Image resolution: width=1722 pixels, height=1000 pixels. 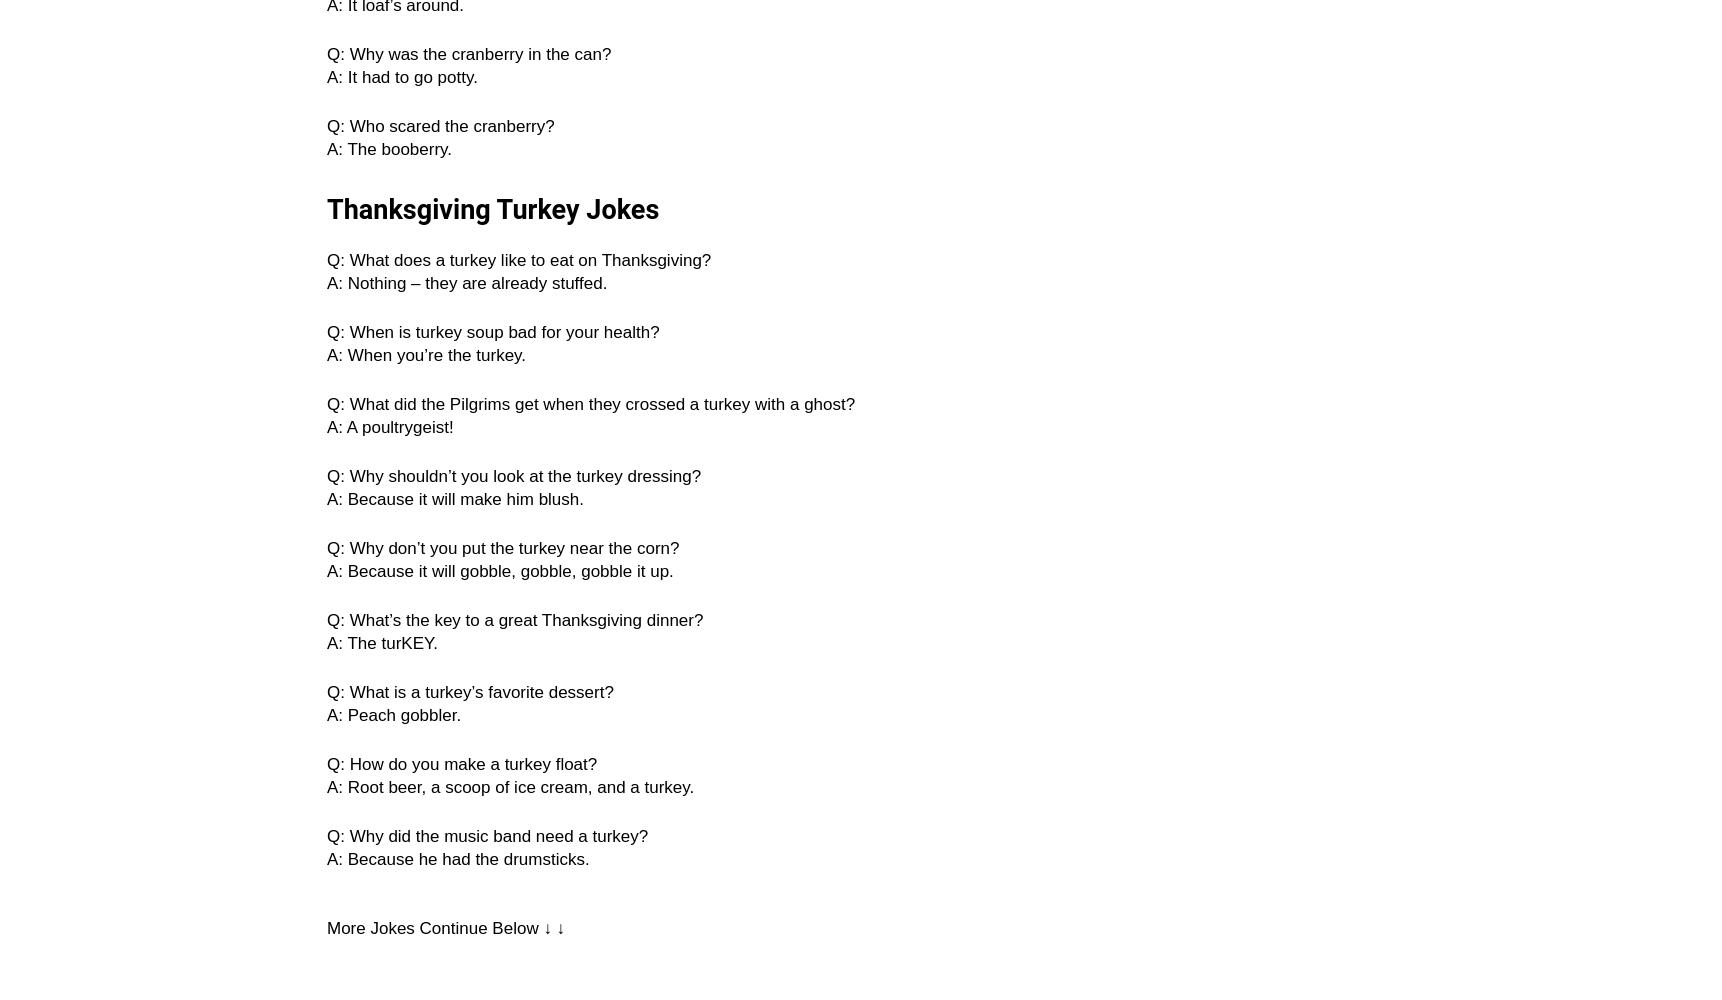 What do you see at coordinates (519, 260) in the screenshot?
I see `'Q: What does a turkey like to eat on Thanksgiving?'` at bounding box center [519, 260].